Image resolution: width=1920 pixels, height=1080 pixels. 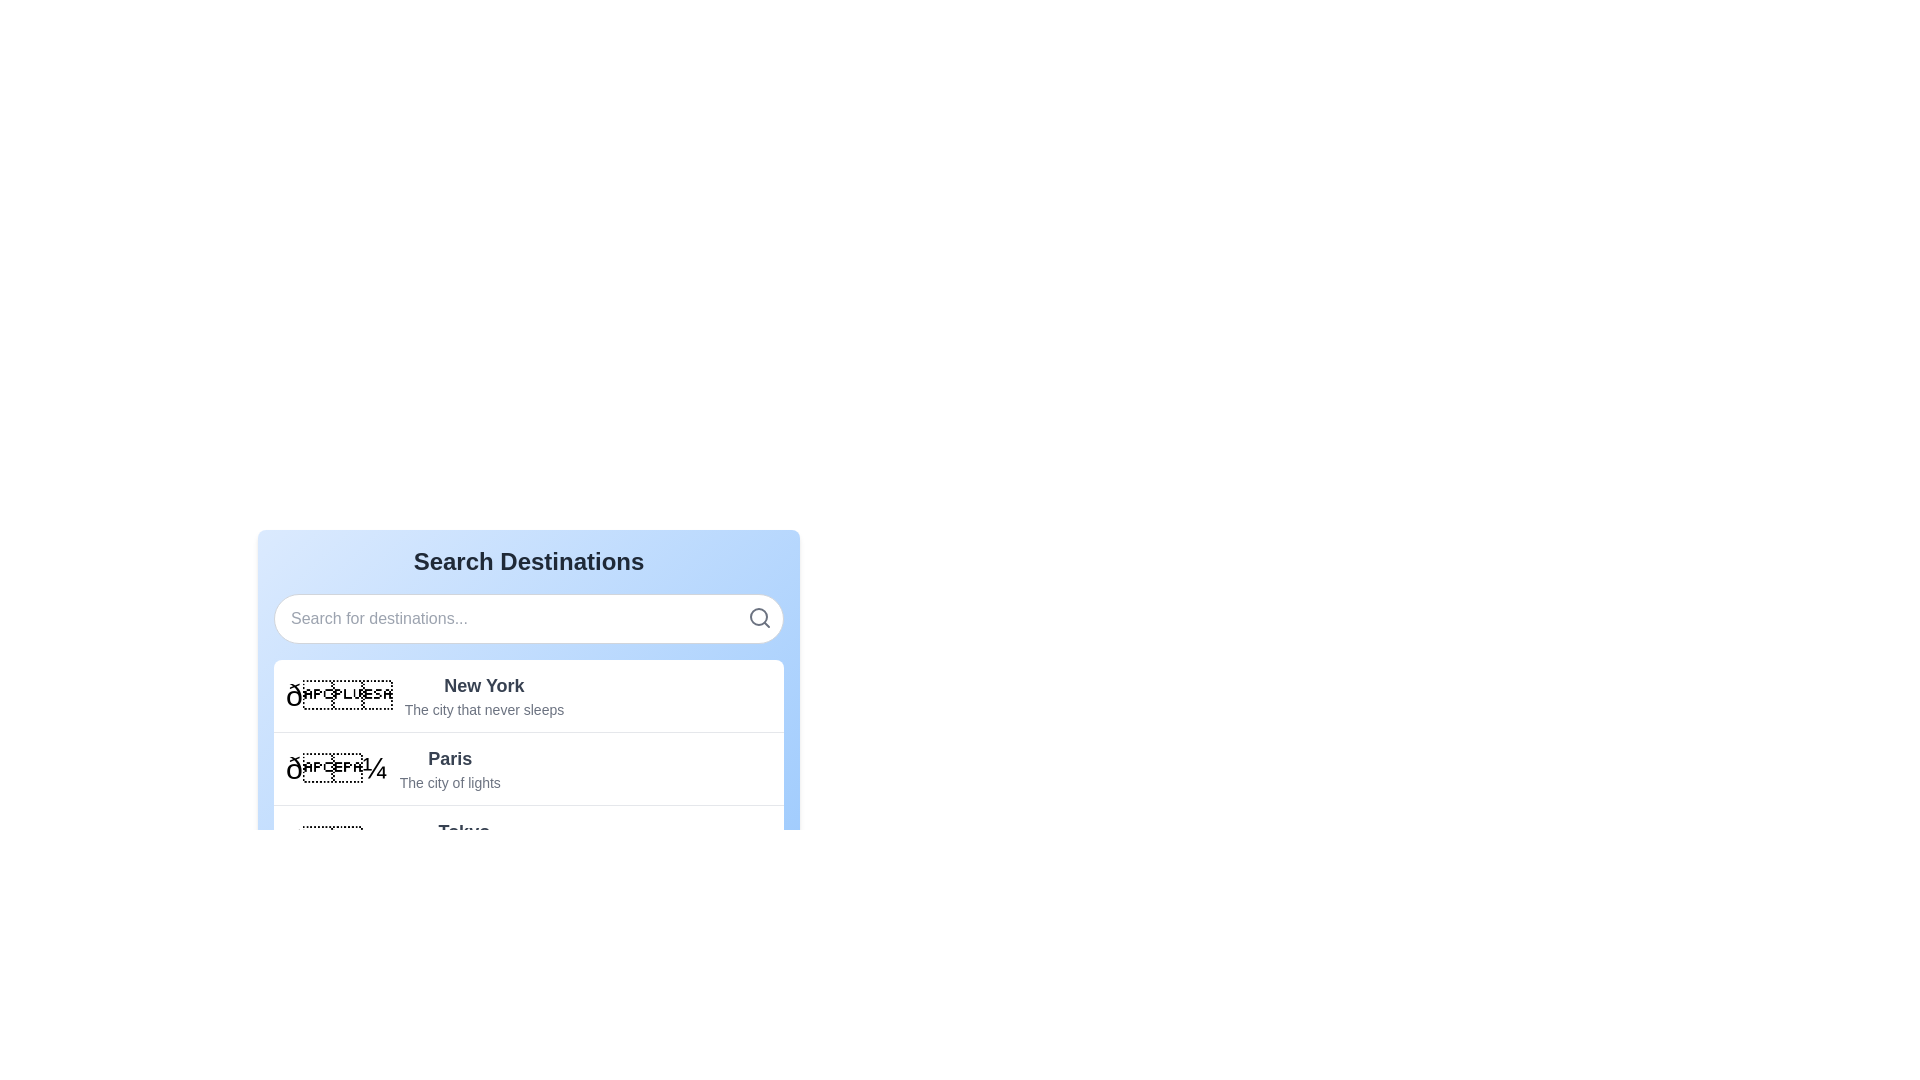 I want to click on the magnifying glass icon representing the search functionality located at the top right inside the search input field, so click(x=758, y=616).